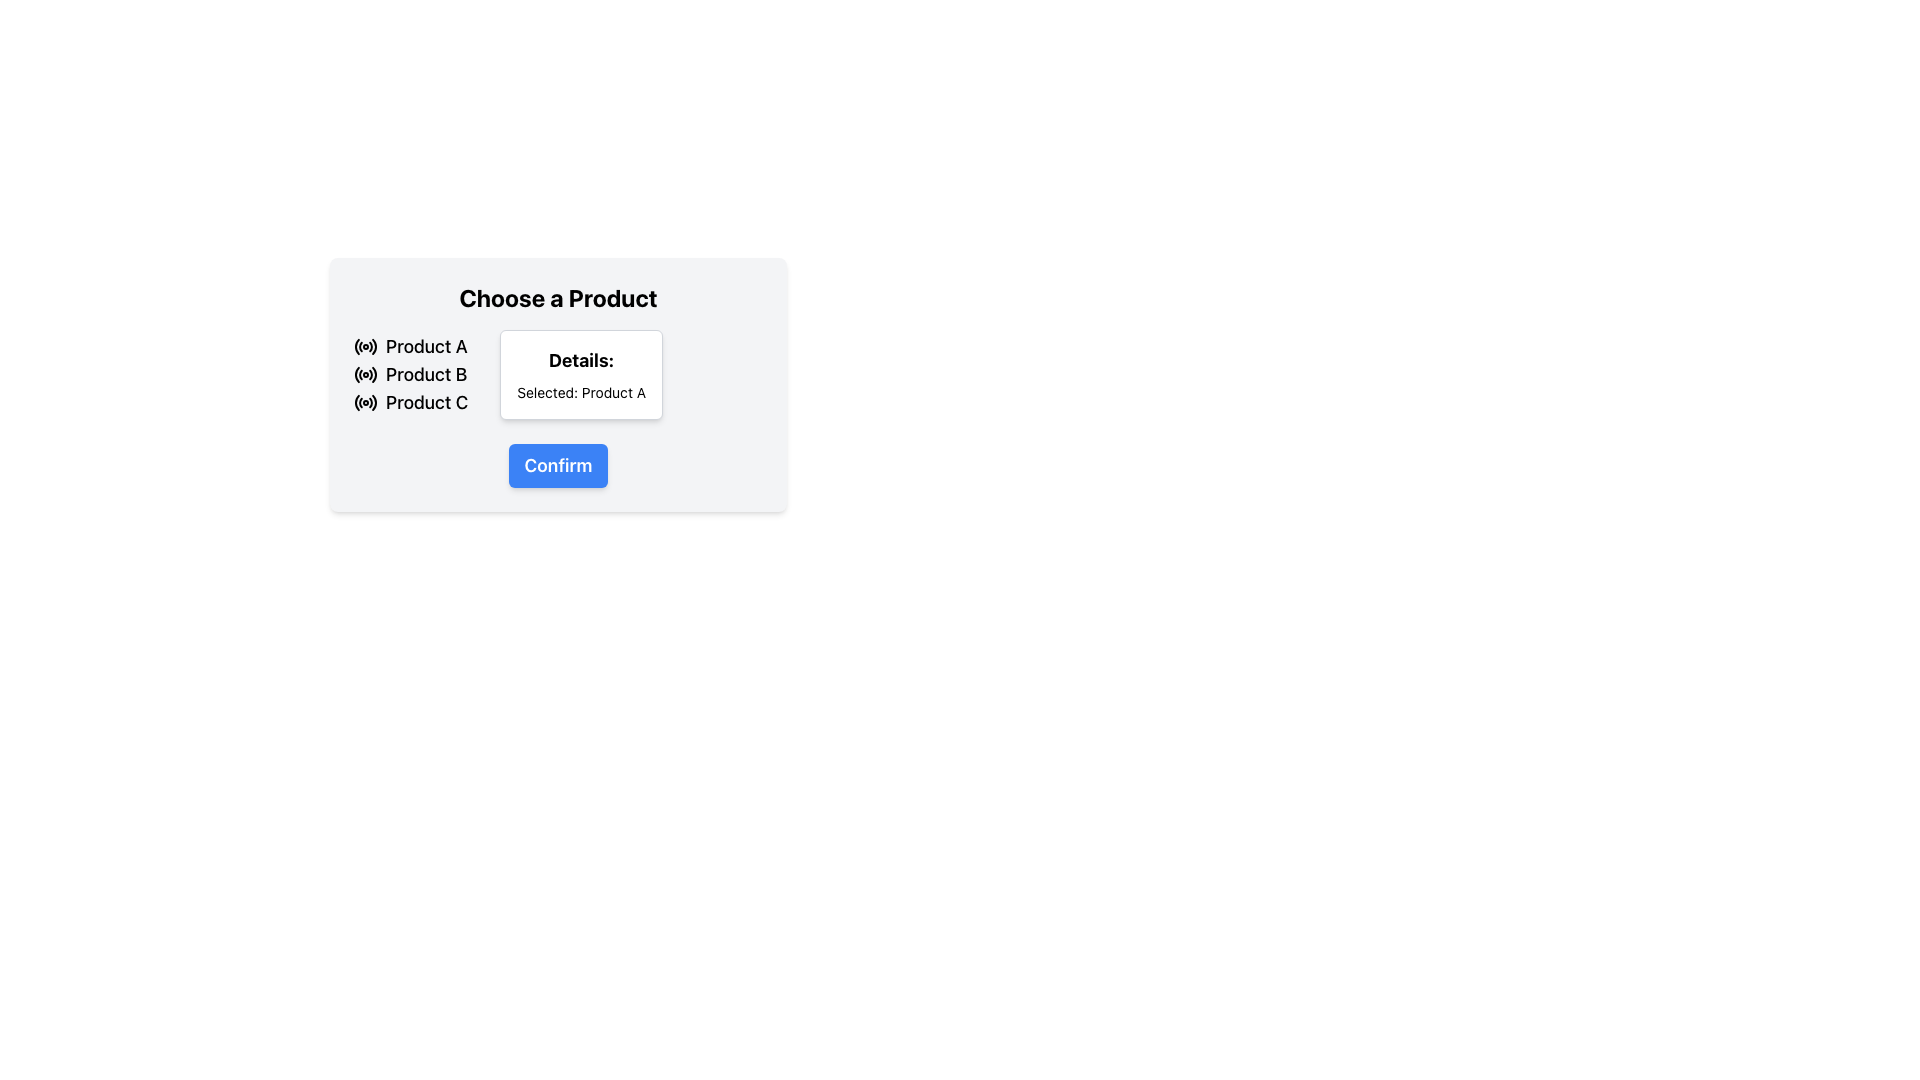  Describe the element at coordinates (425, 374) in the screenshot. I see `the radio button associated with the label 'Product B', which is the second item in a group of product options` at that location.